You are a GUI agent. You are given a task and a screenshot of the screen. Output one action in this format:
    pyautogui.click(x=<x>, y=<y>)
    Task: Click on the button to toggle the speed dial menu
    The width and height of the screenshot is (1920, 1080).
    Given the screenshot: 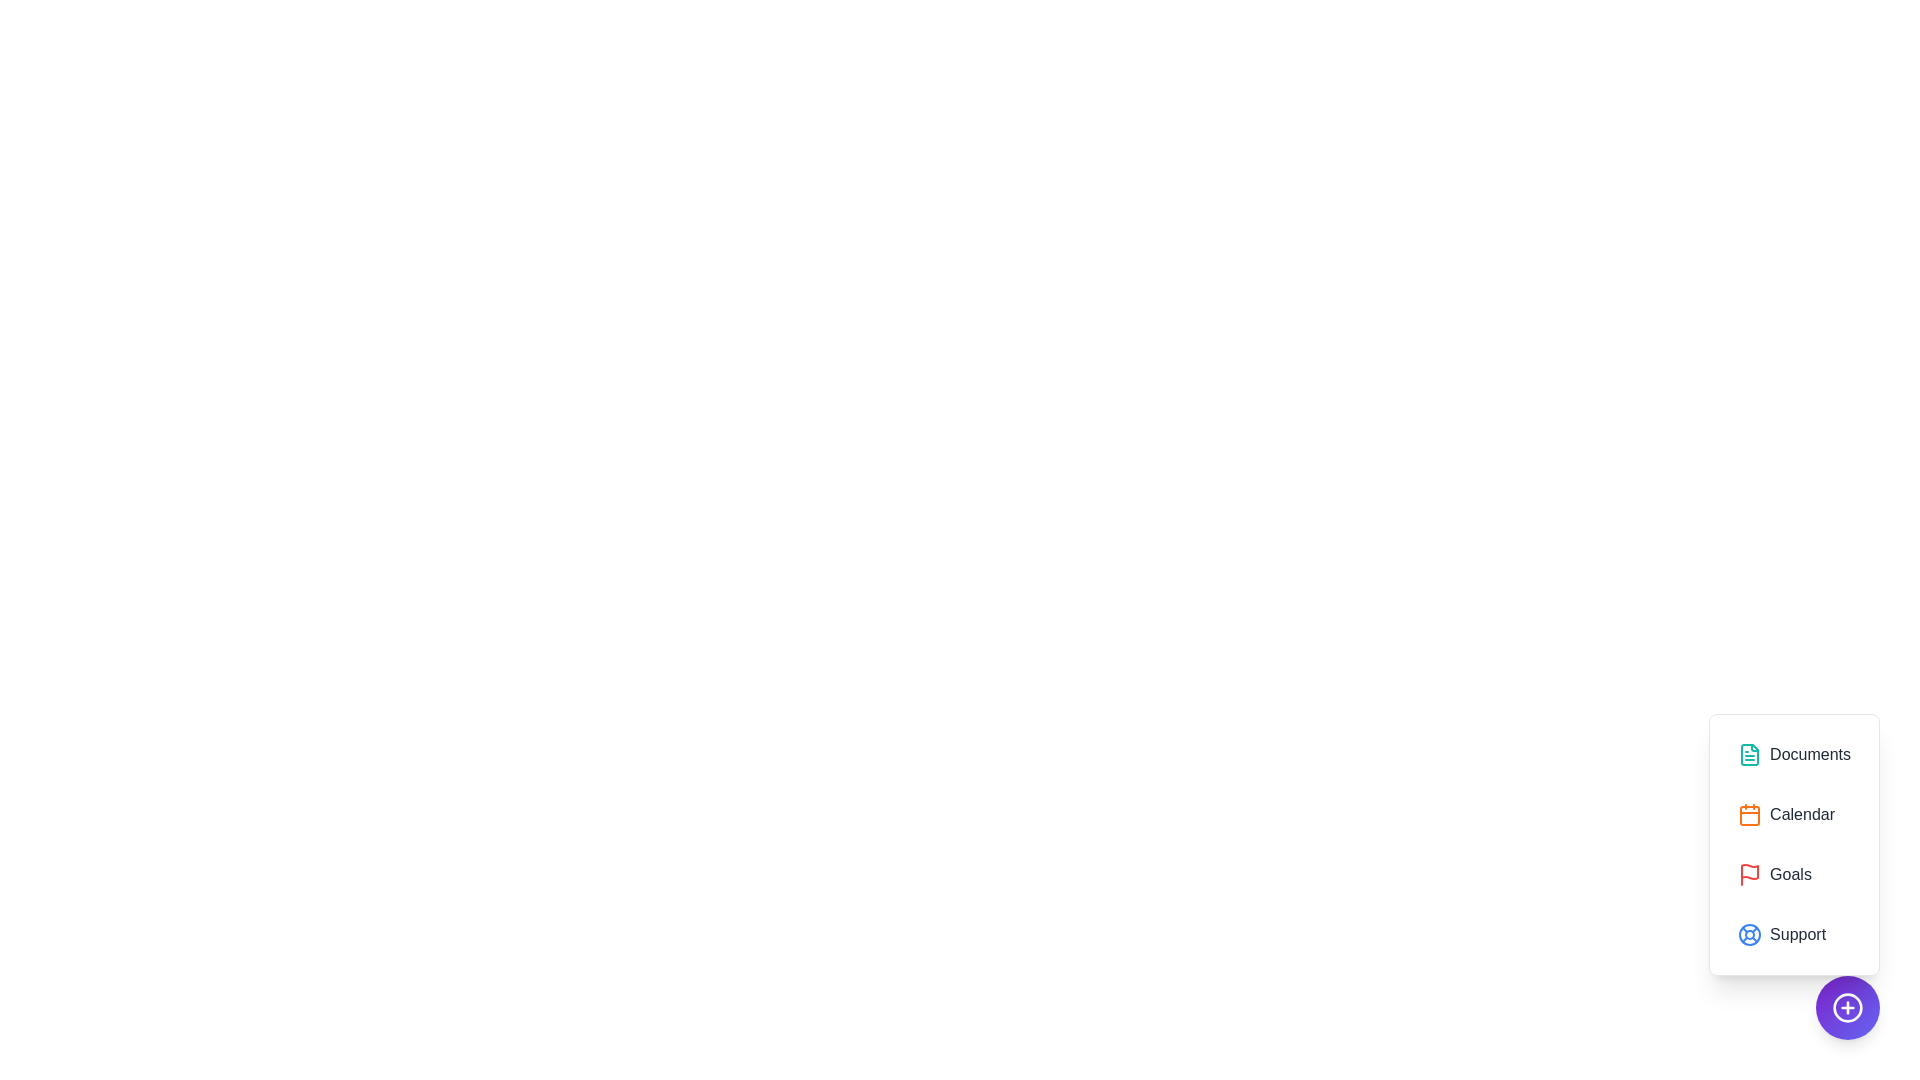 What is the action you would take?
    pyautogui.click(x=1847, y=1007)
    